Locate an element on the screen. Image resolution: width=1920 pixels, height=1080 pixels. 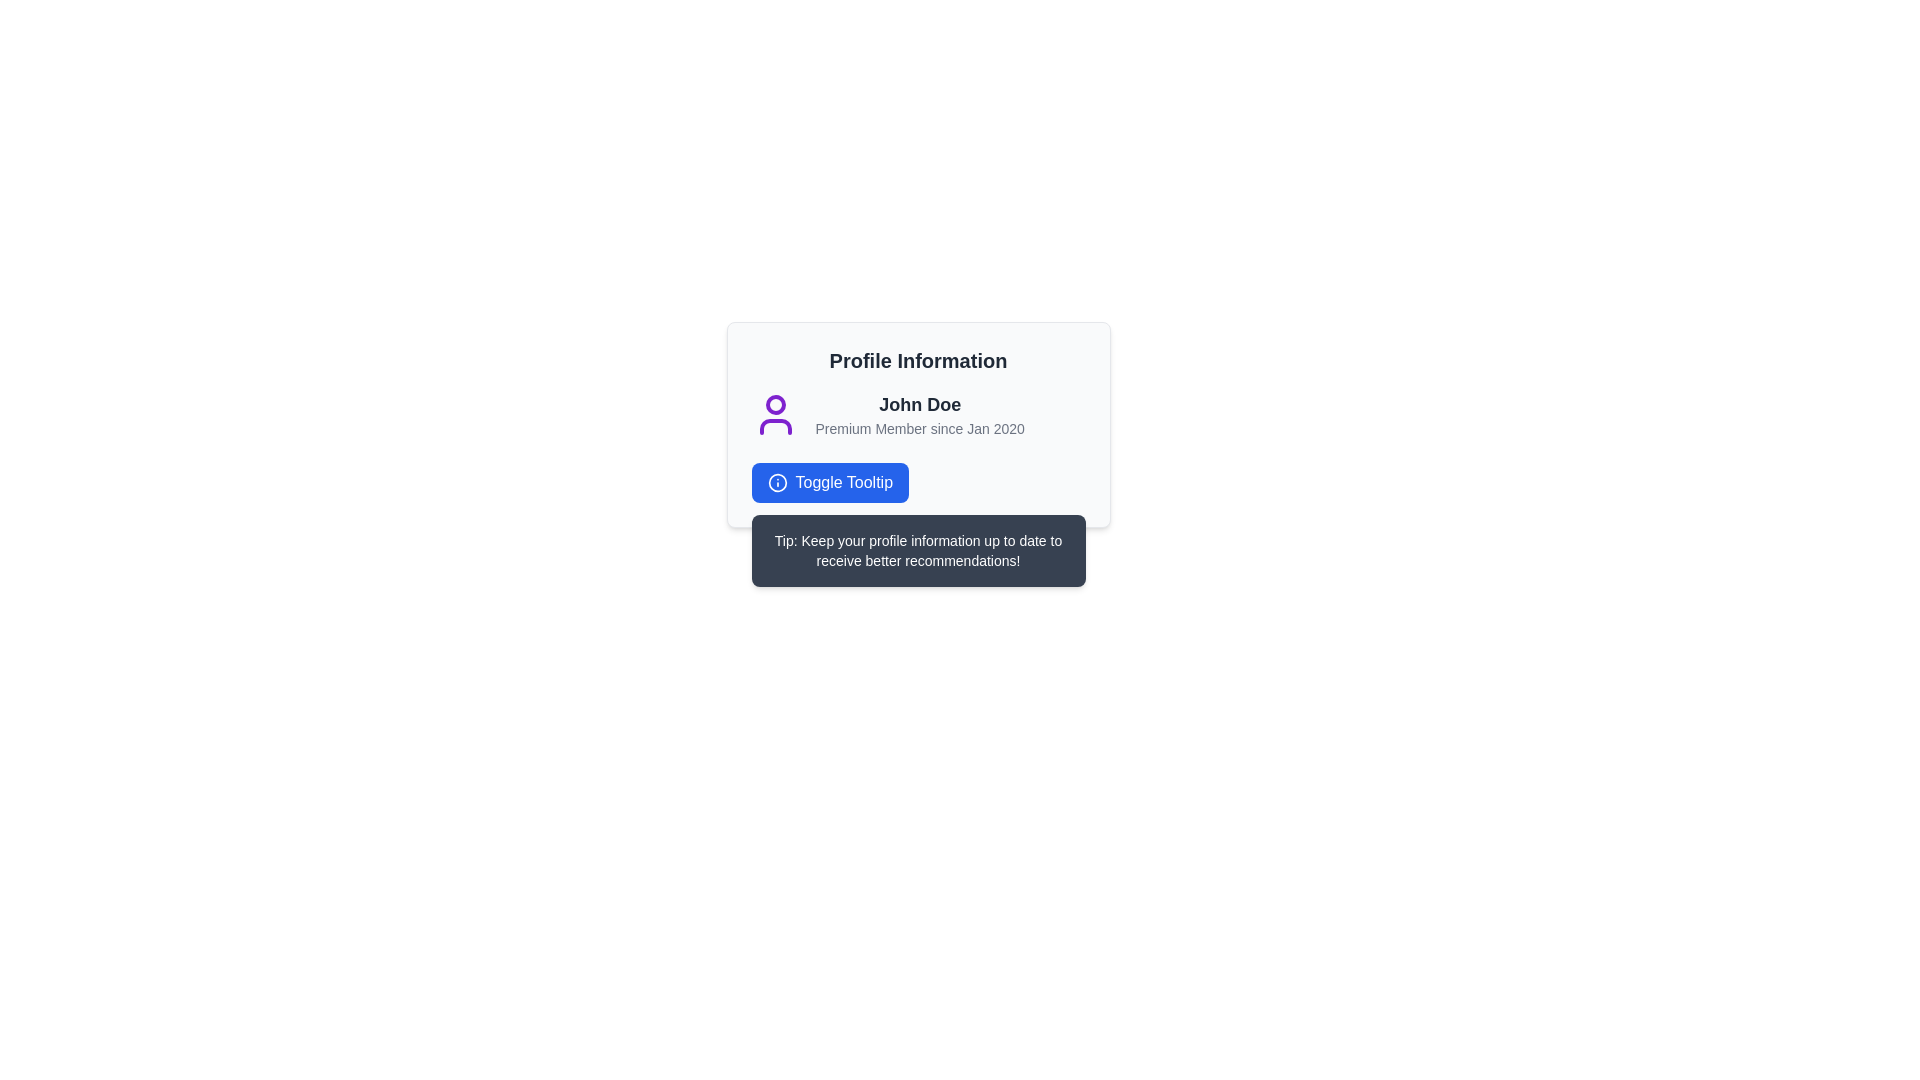
the filled purple circular SVG element located above the user icon's body, centered within its head-circle representation is located at coordinates (774, 405).